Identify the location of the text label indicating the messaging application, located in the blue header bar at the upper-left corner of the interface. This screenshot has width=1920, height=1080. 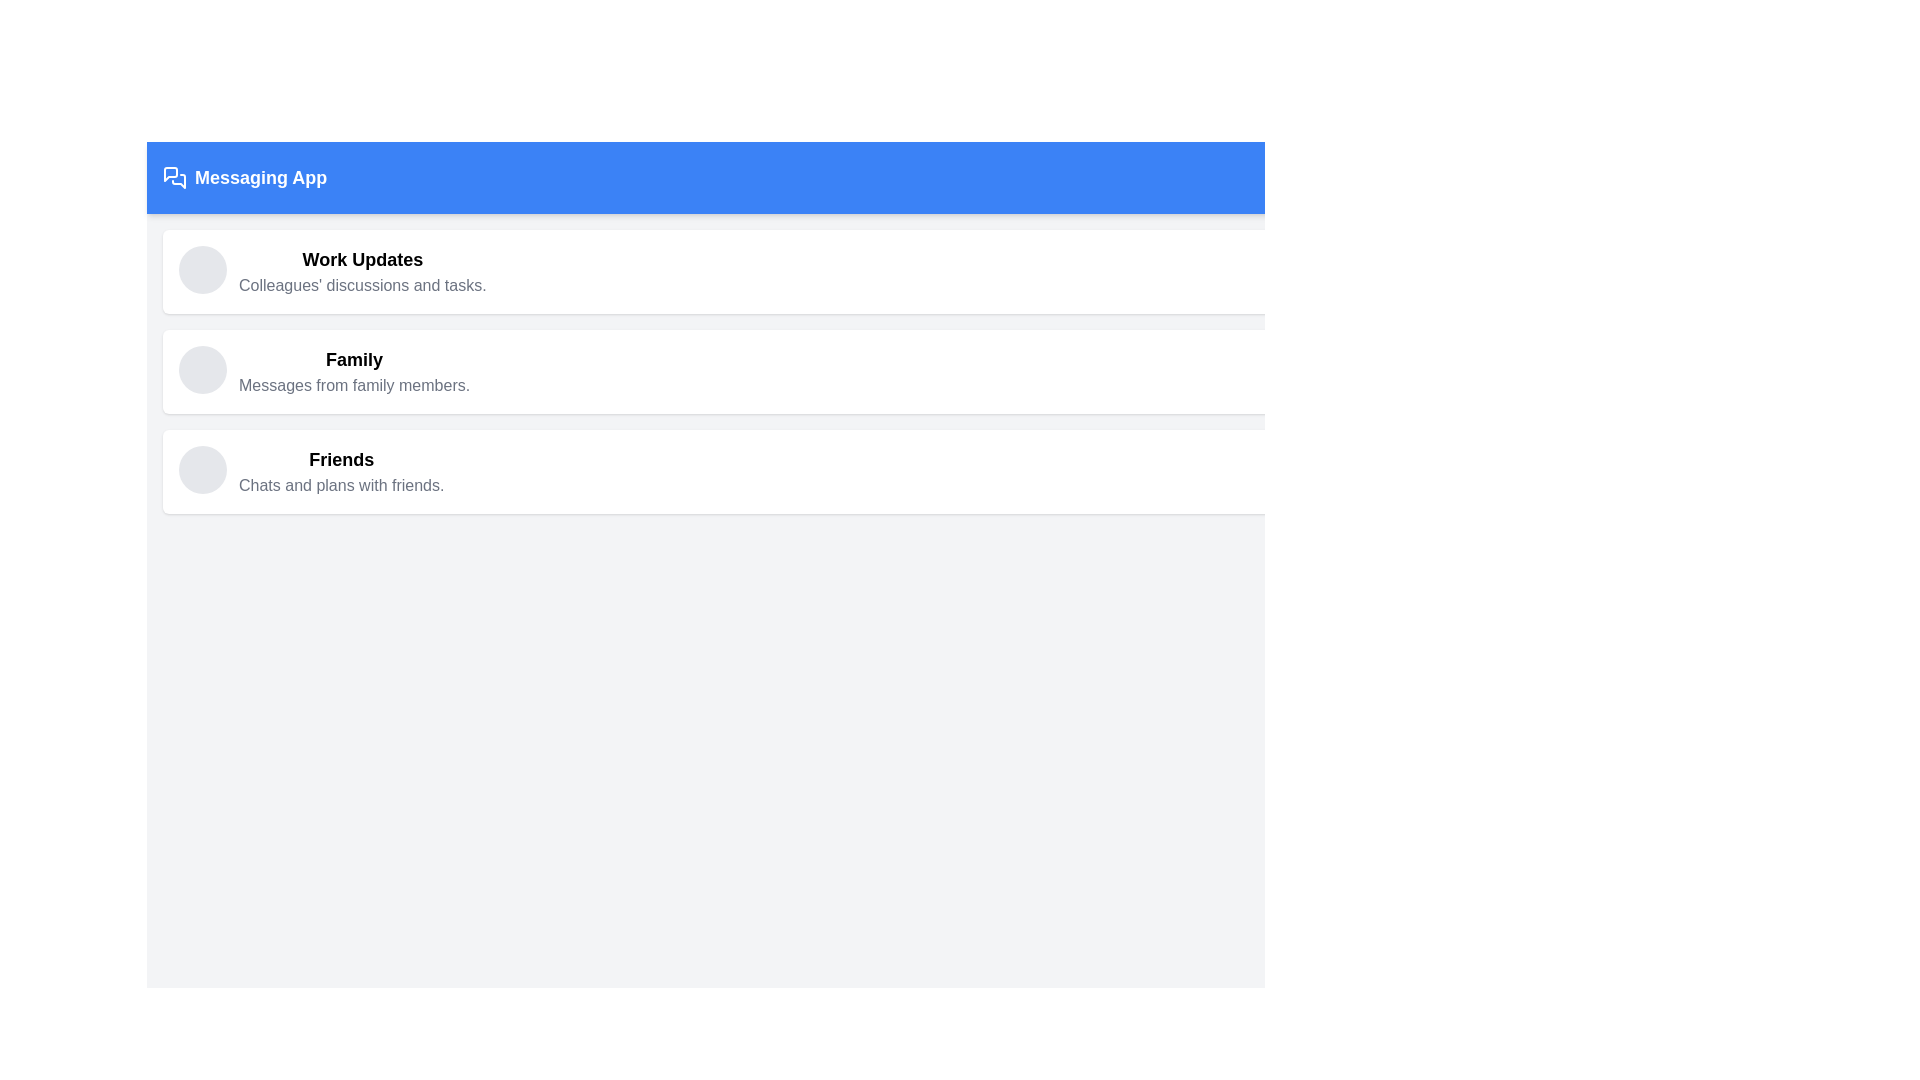
(244, 176).